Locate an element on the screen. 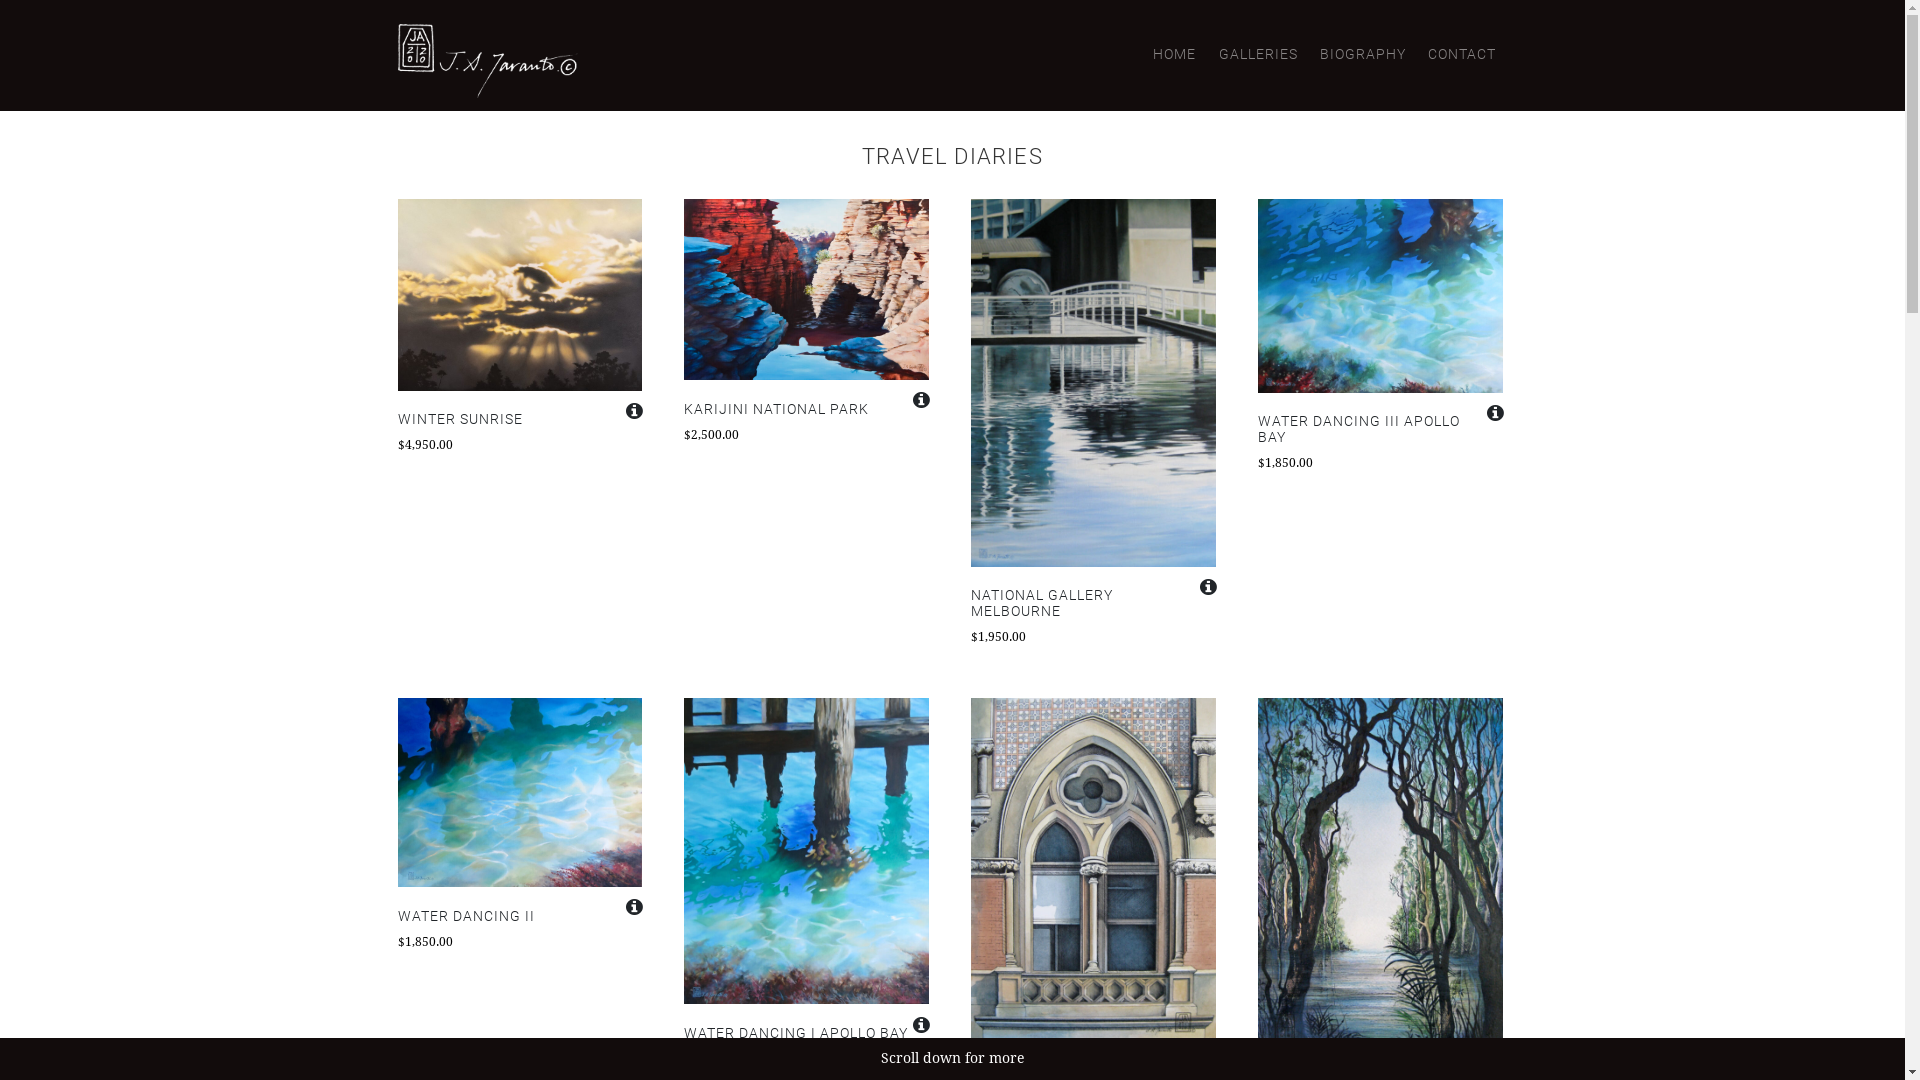 The width and height of the screenshot is (1920, 1080). 'GALLERIES' is located at coordinates (1256, 53).